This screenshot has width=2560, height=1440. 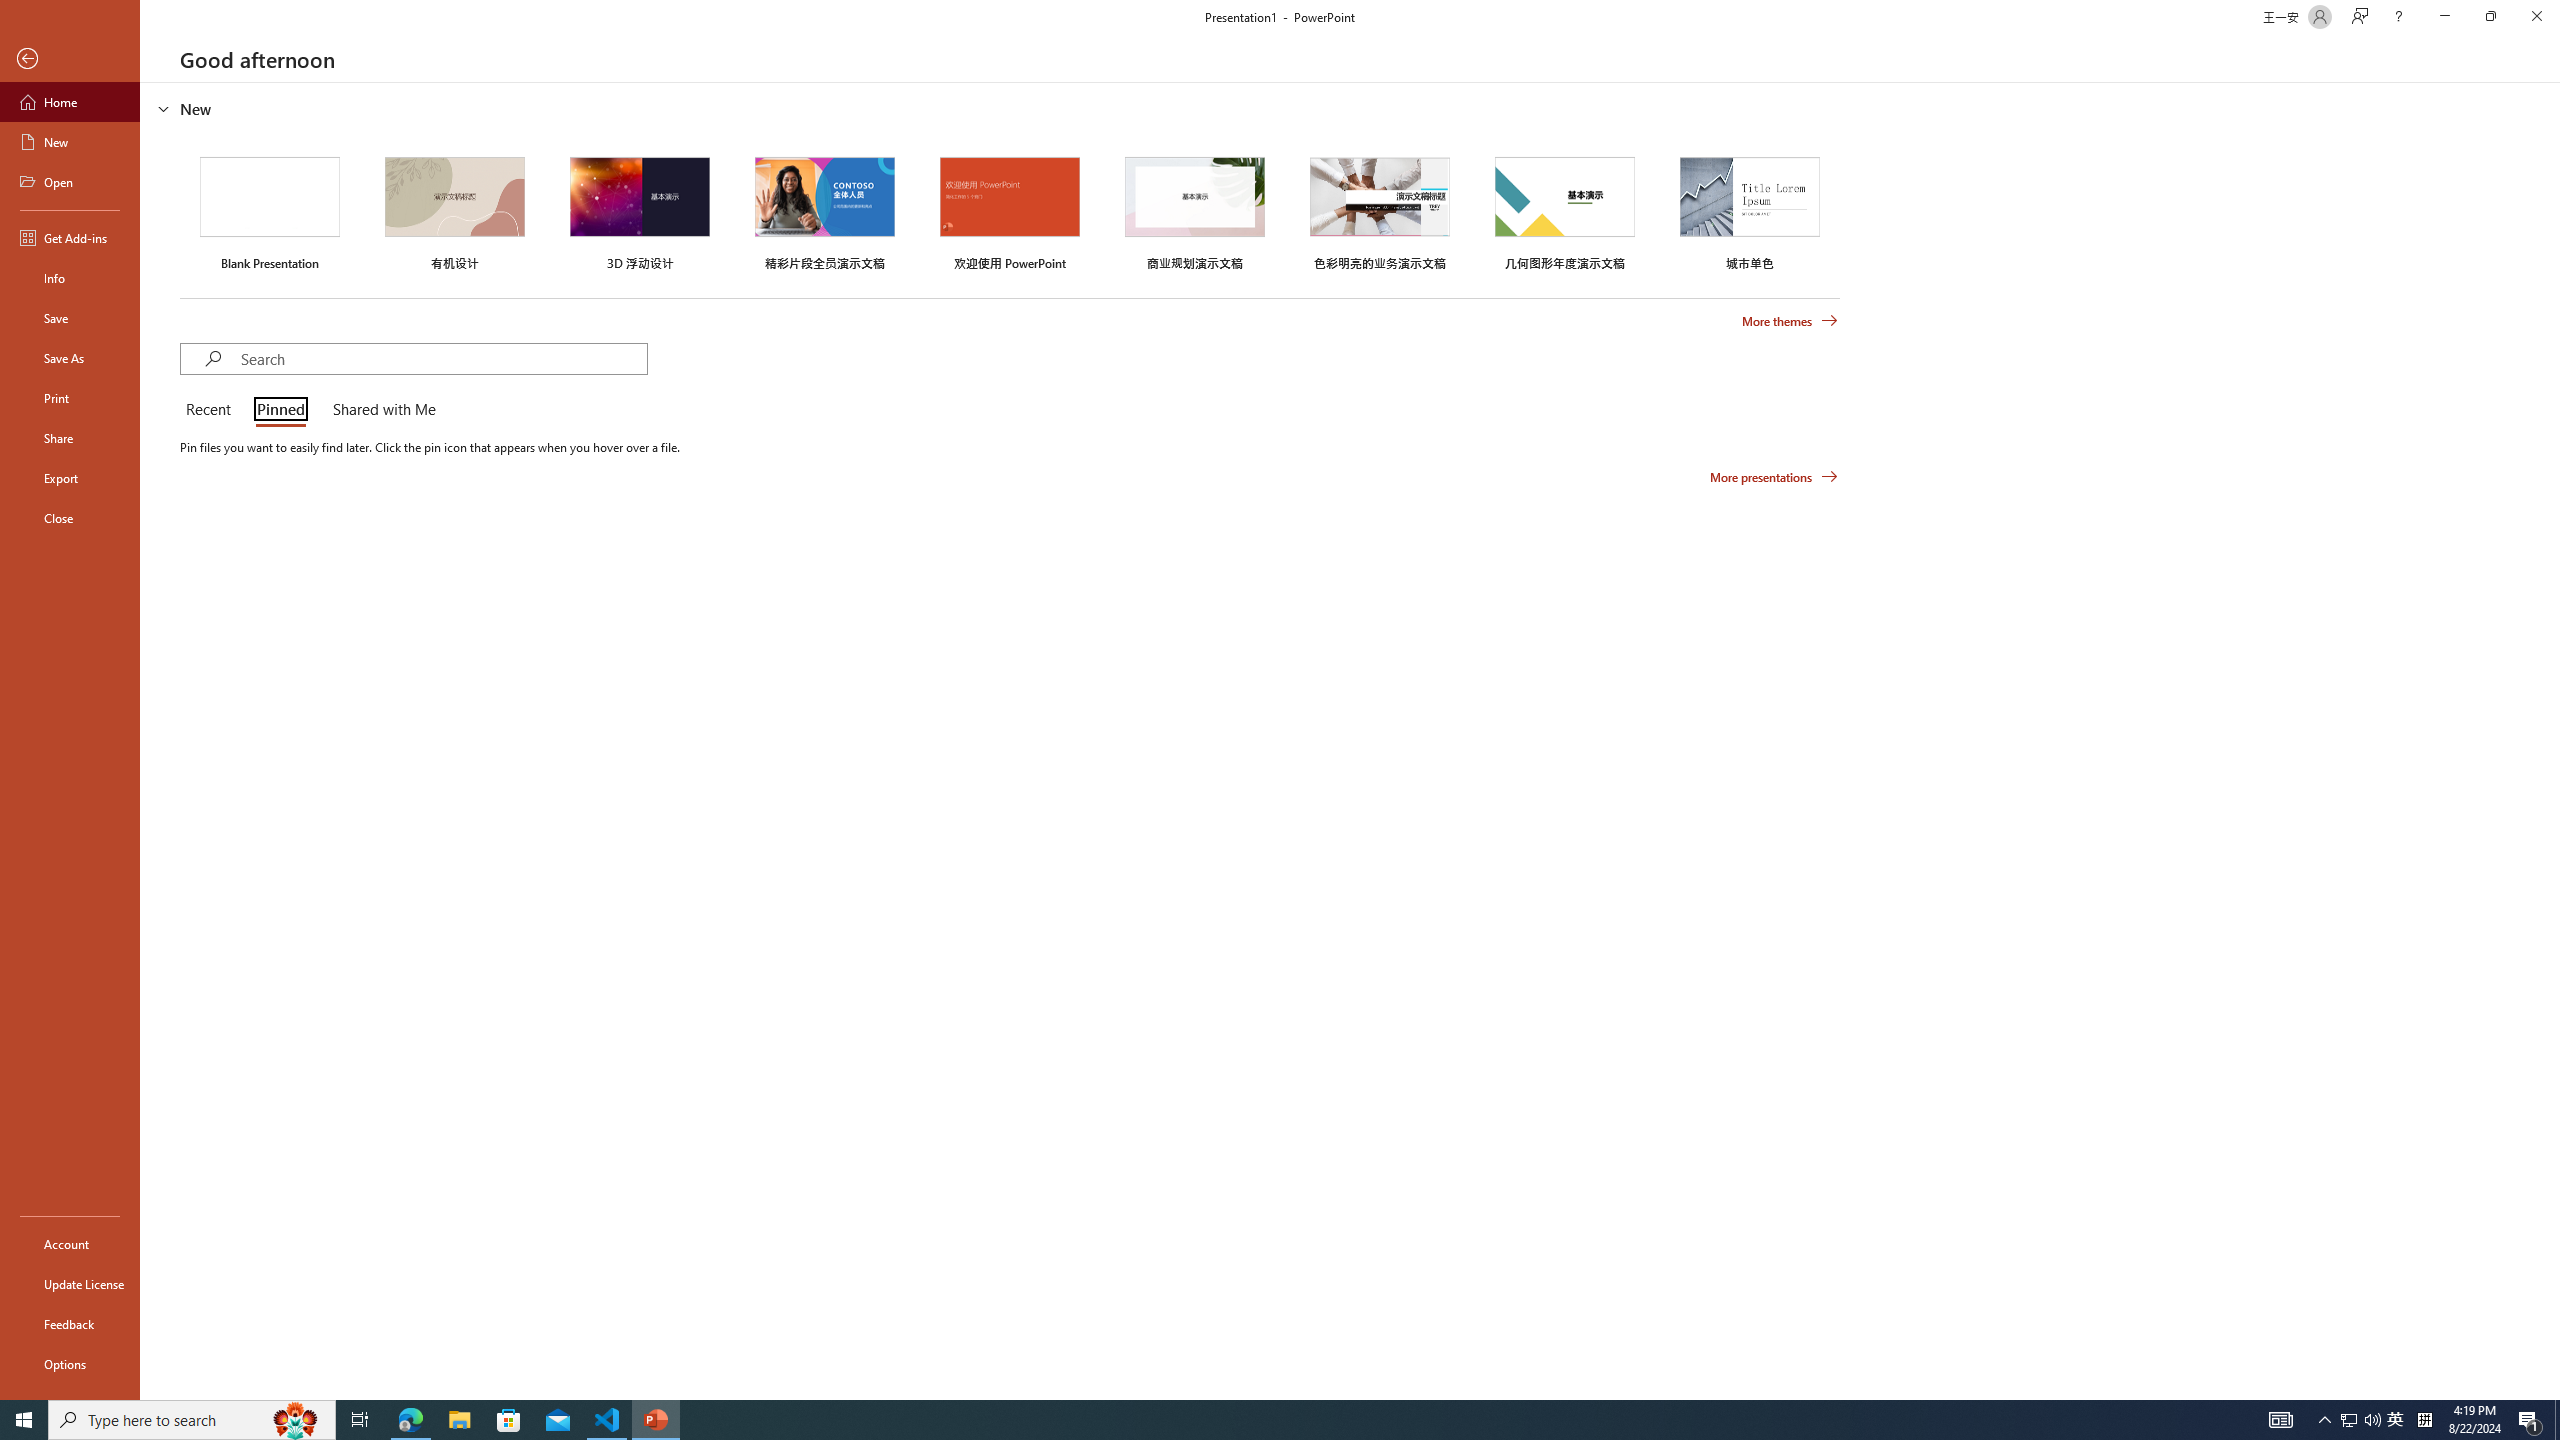 What do you see at coordinates (69, 180) in the screenshot?
I see `'Open'` at bounding box center [69, 180].